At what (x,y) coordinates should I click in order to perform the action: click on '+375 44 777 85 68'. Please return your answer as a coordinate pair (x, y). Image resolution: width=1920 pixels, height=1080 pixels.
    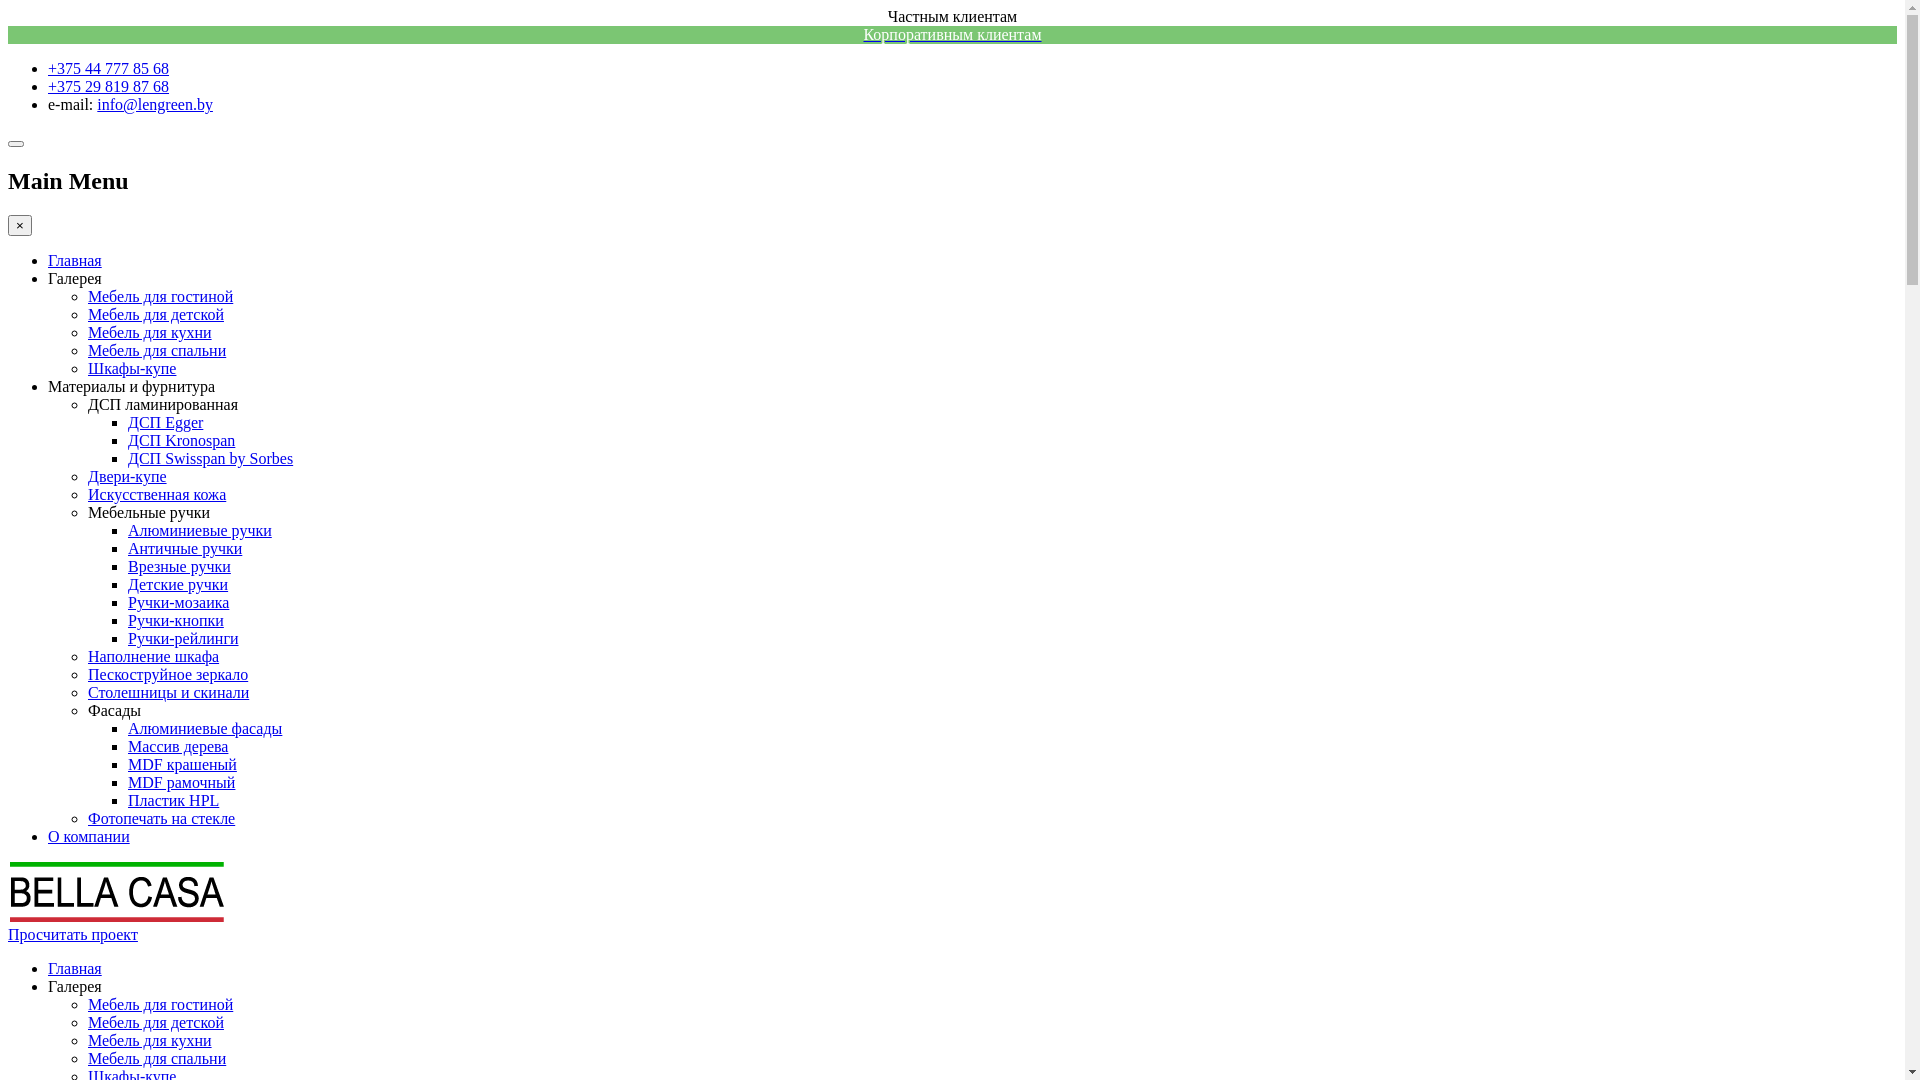
    Looking at the image, I should click on (107, 67).